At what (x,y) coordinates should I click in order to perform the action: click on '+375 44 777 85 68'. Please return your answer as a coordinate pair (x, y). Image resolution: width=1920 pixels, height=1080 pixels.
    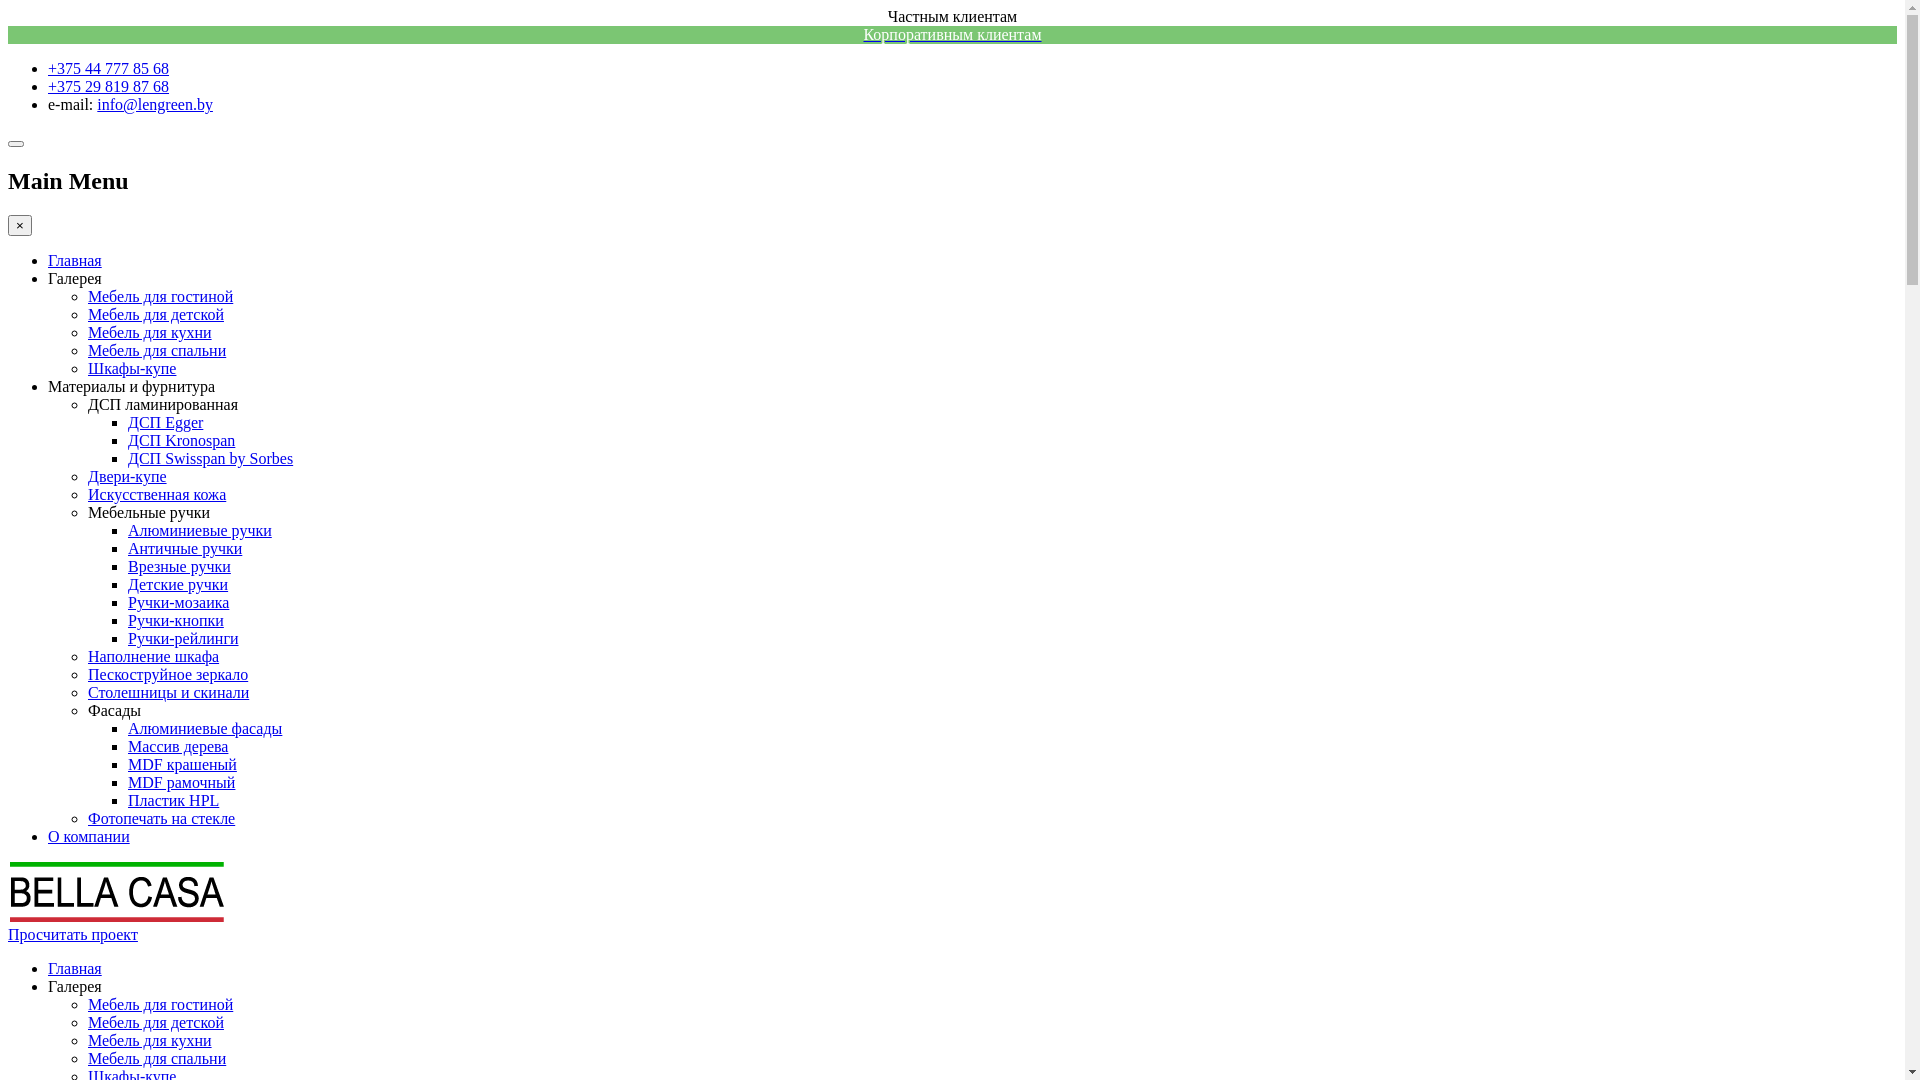
    Looking at the image, I should click on (107, 67).